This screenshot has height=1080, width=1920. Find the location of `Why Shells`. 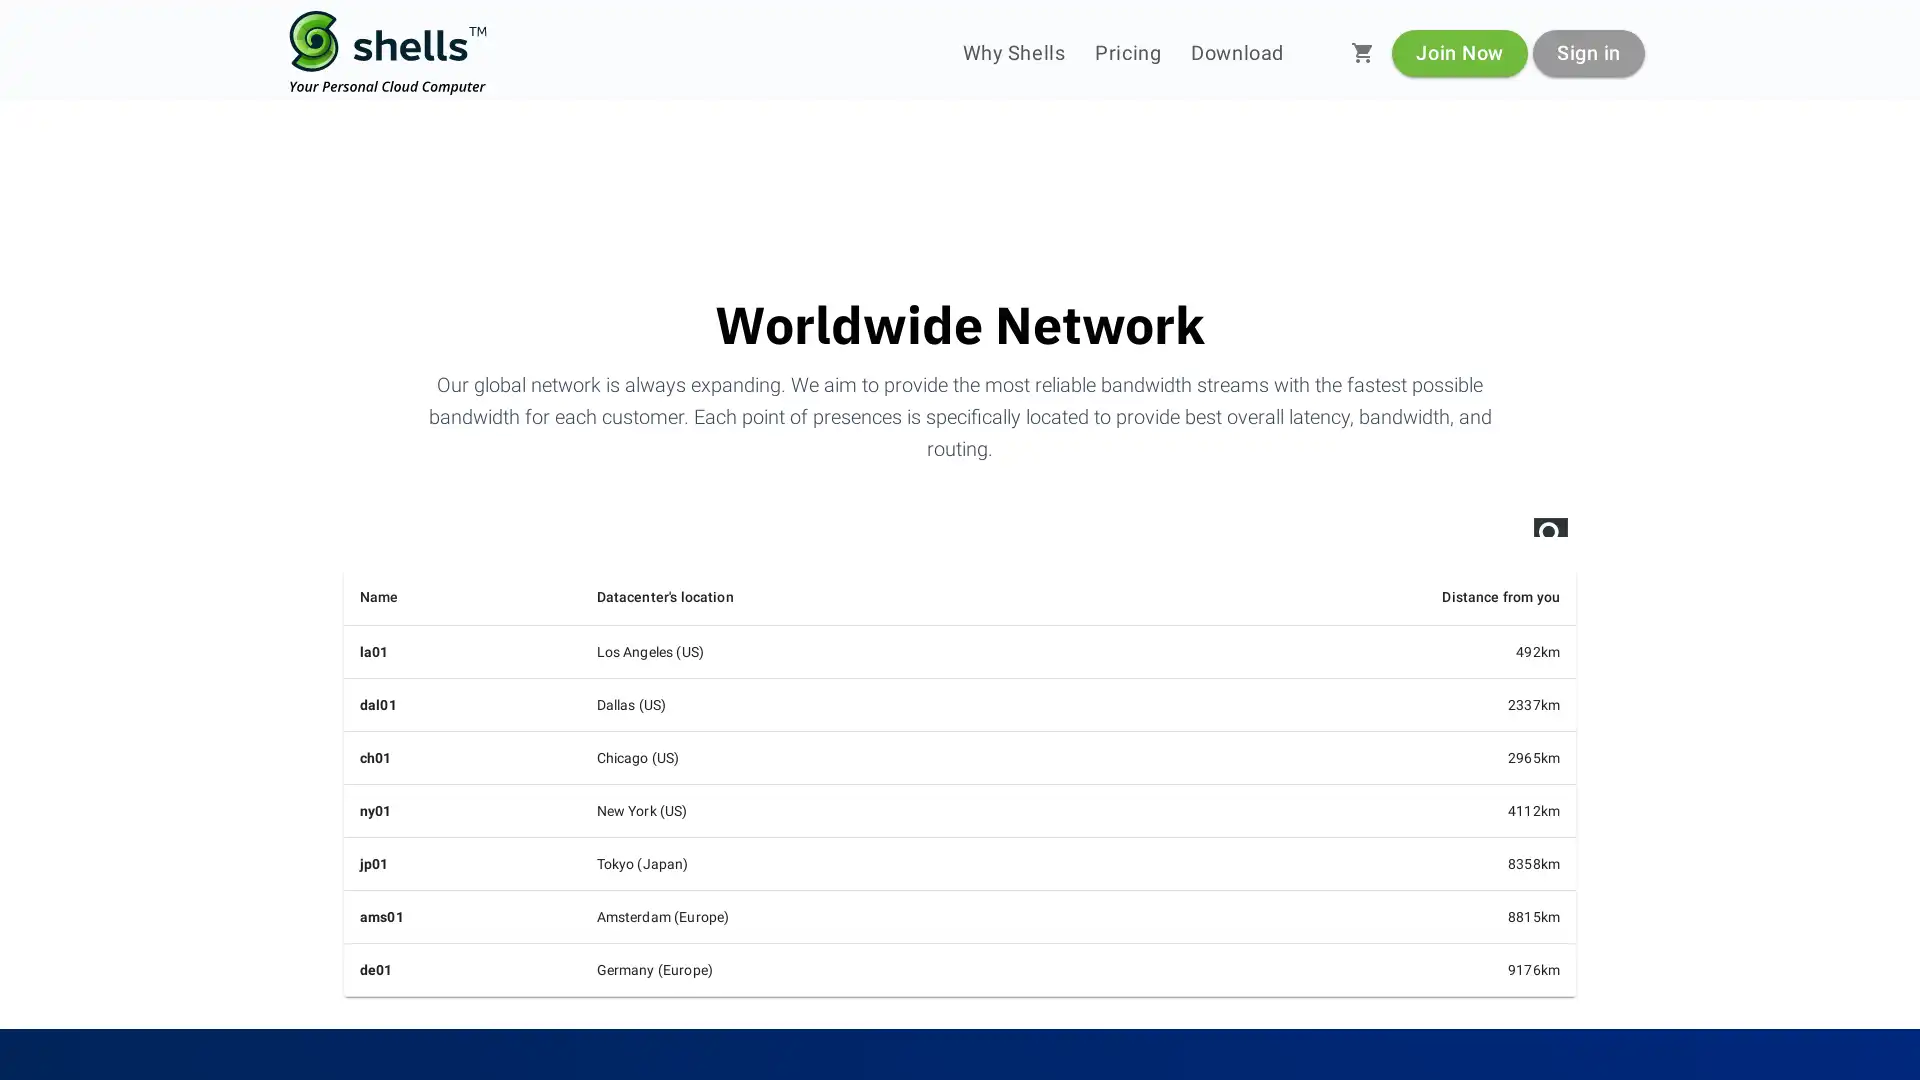

Why Shells is located at coordinates (1013, 52).